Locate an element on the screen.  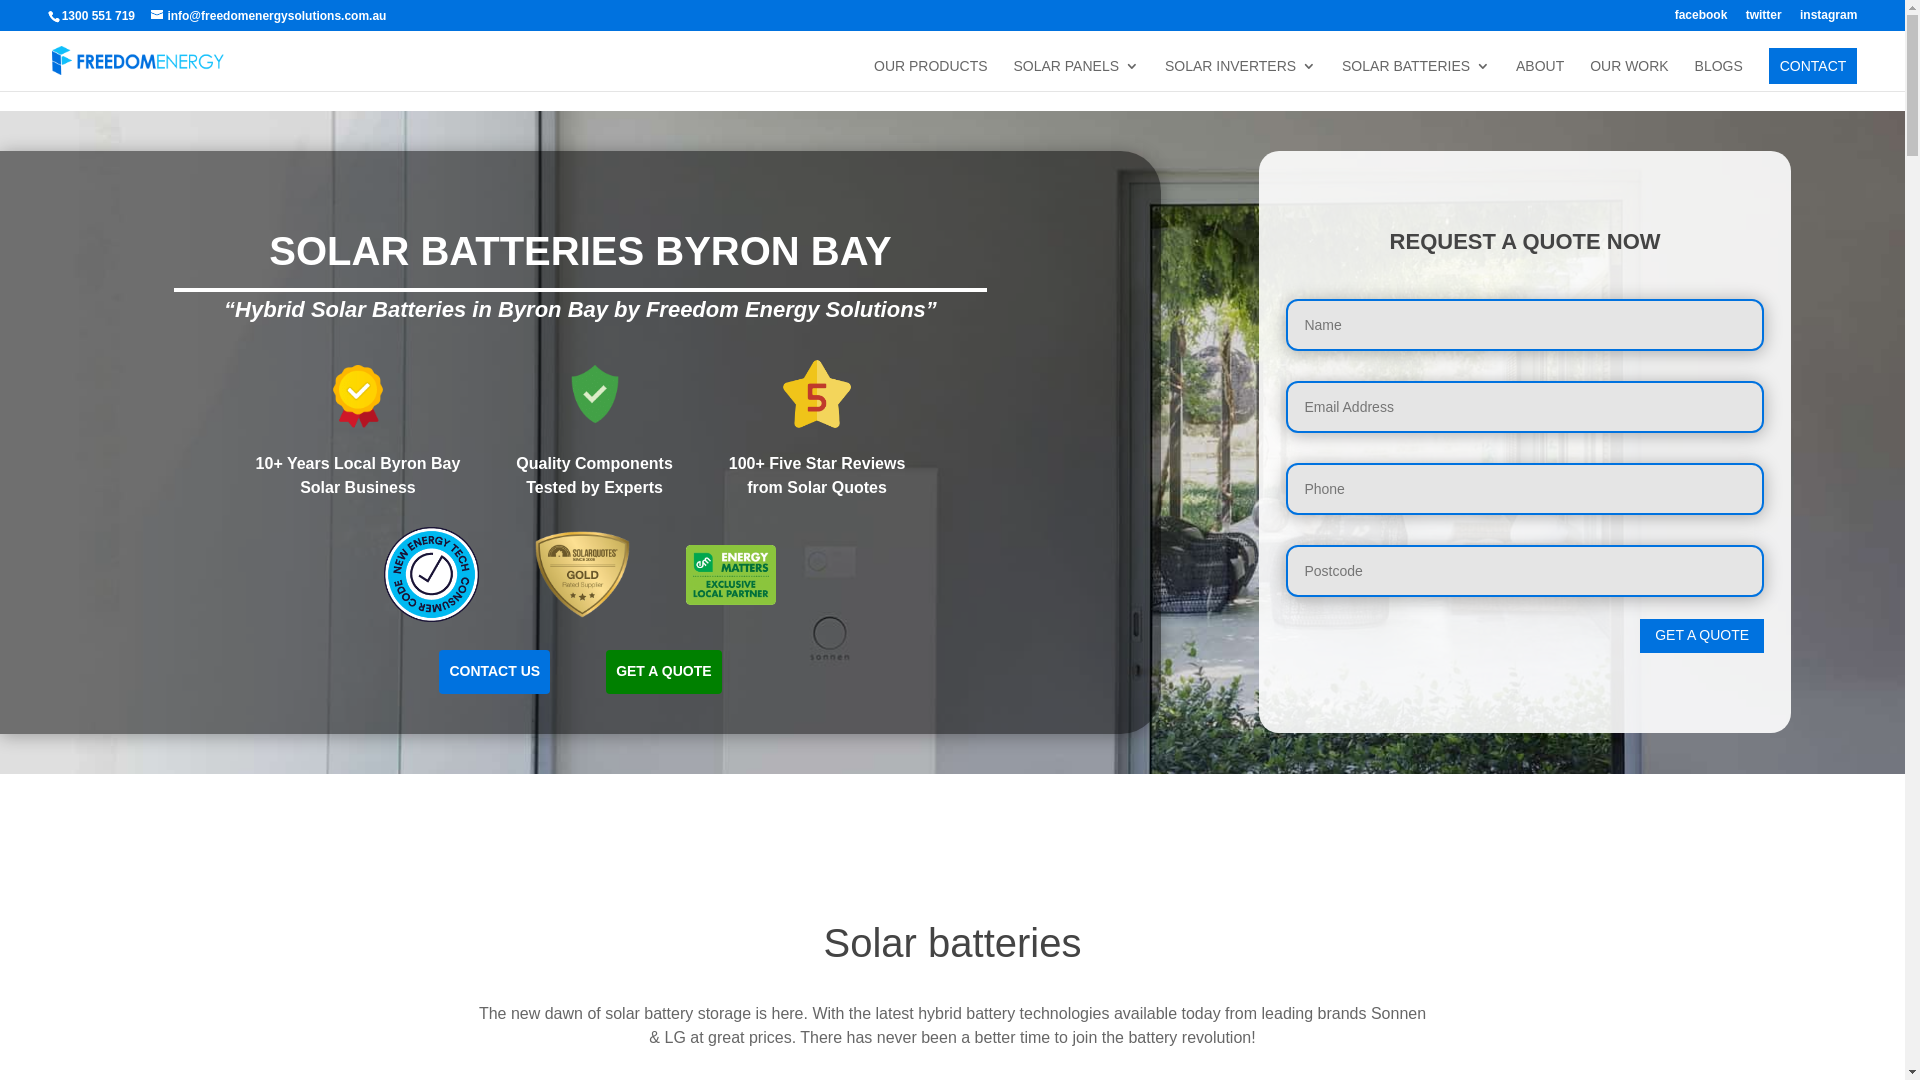
'CONTACT' is located at coordinates (1813, 64).